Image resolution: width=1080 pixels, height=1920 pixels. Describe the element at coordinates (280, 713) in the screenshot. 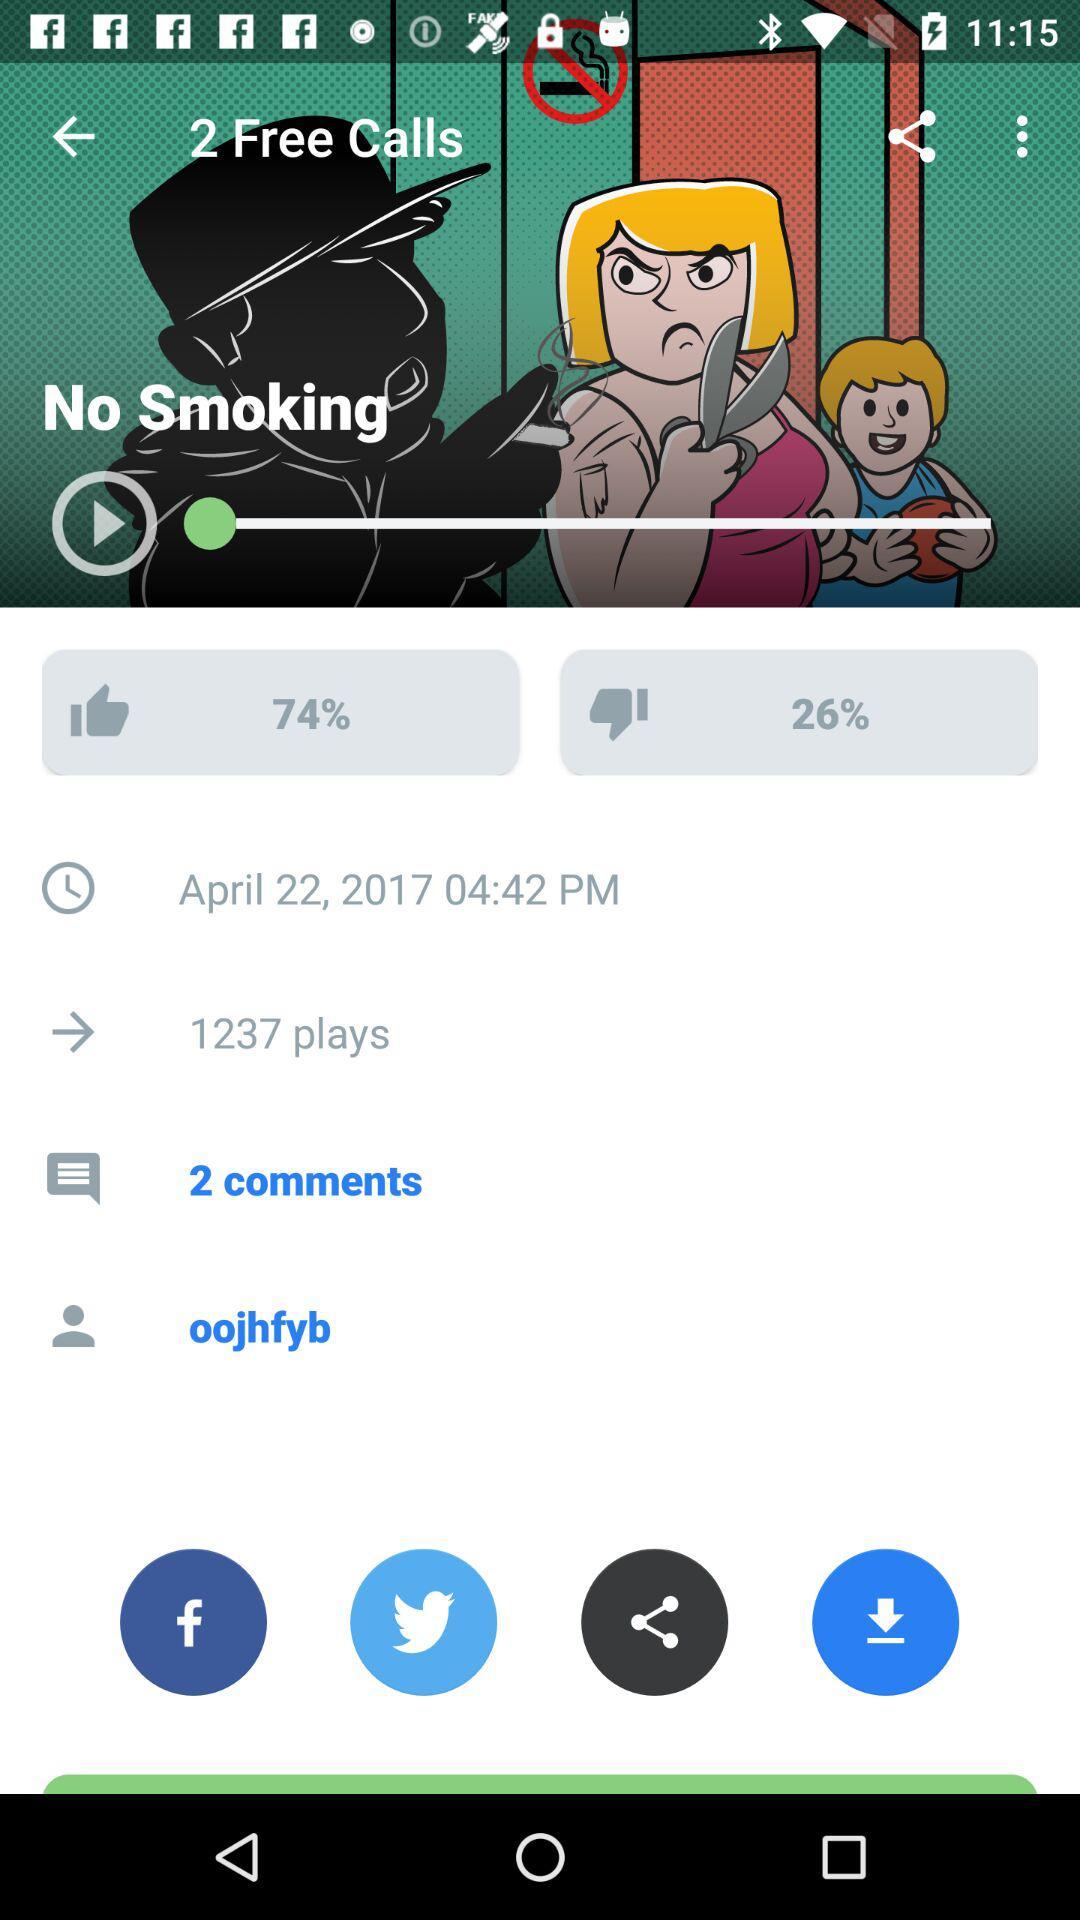

I see `the like option` at that location.